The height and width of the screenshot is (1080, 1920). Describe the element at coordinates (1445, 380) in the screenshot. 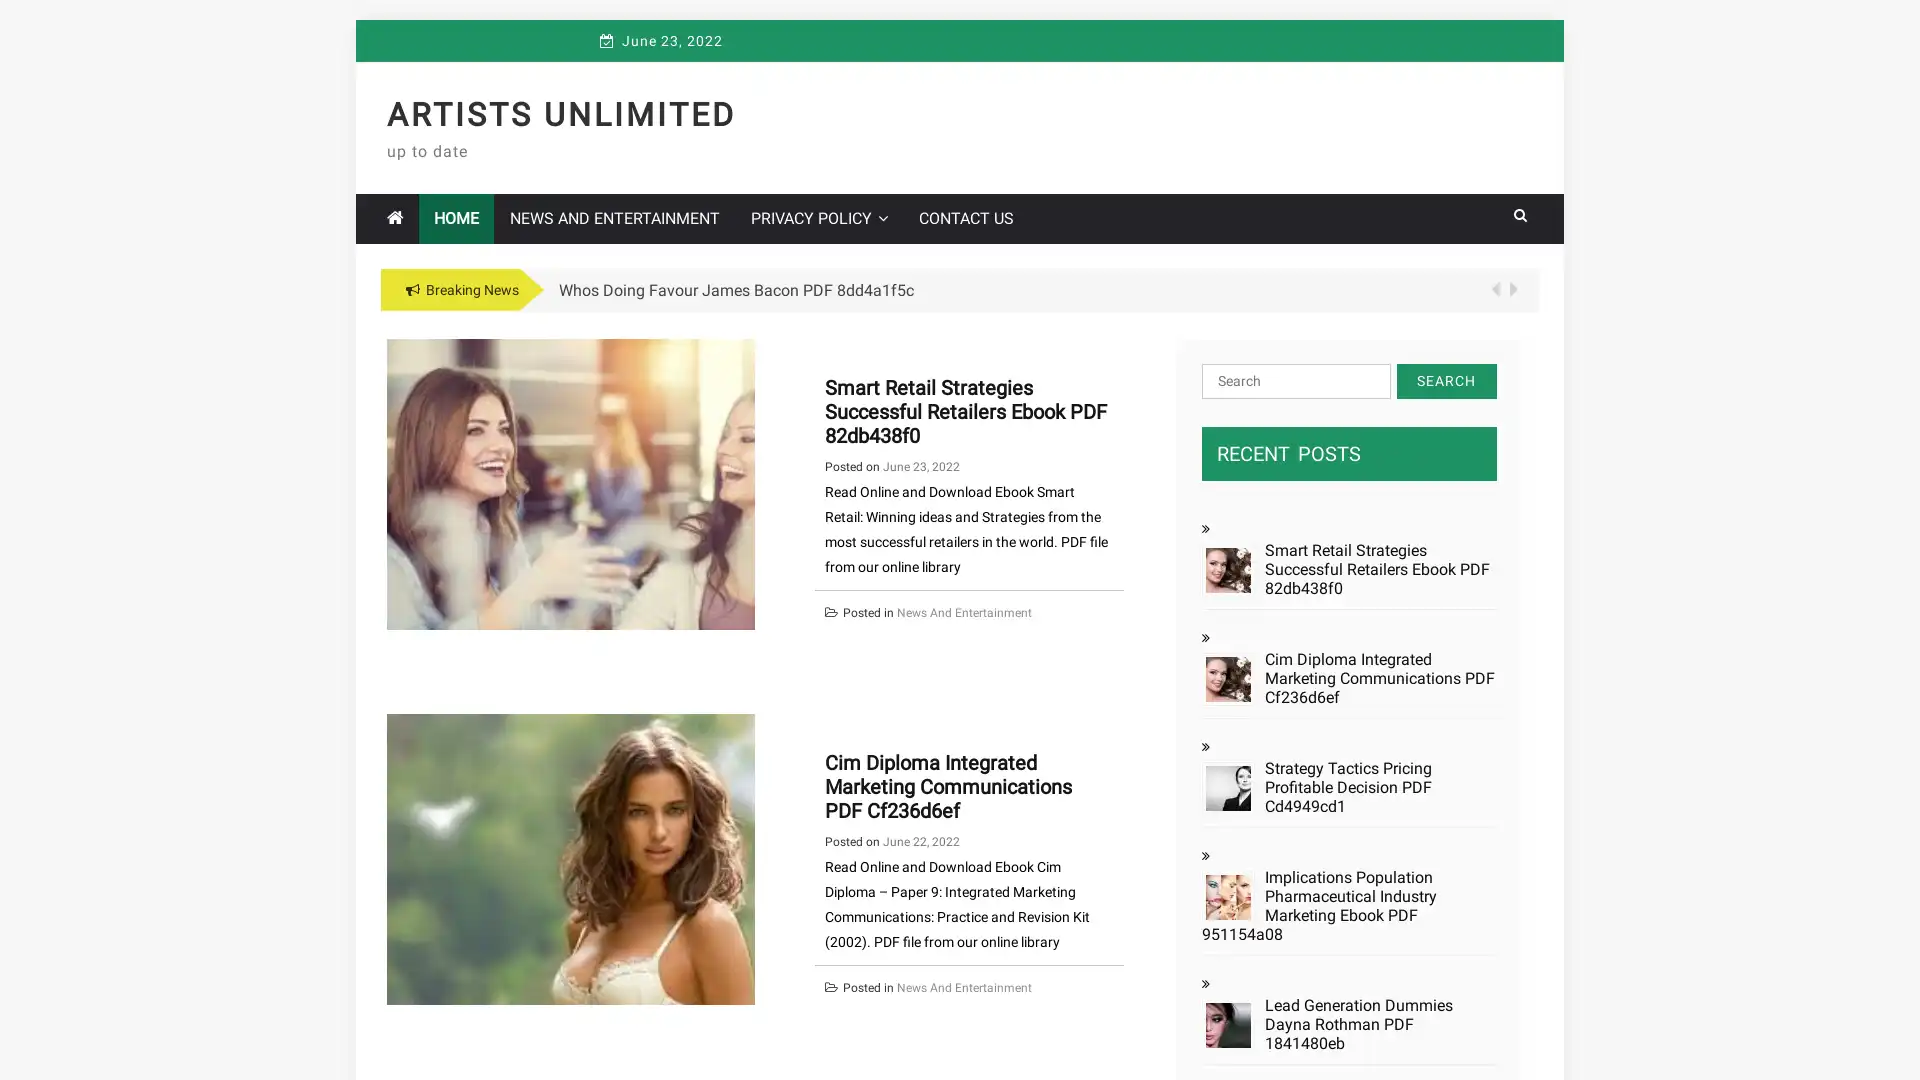

I see `Search` at that location.